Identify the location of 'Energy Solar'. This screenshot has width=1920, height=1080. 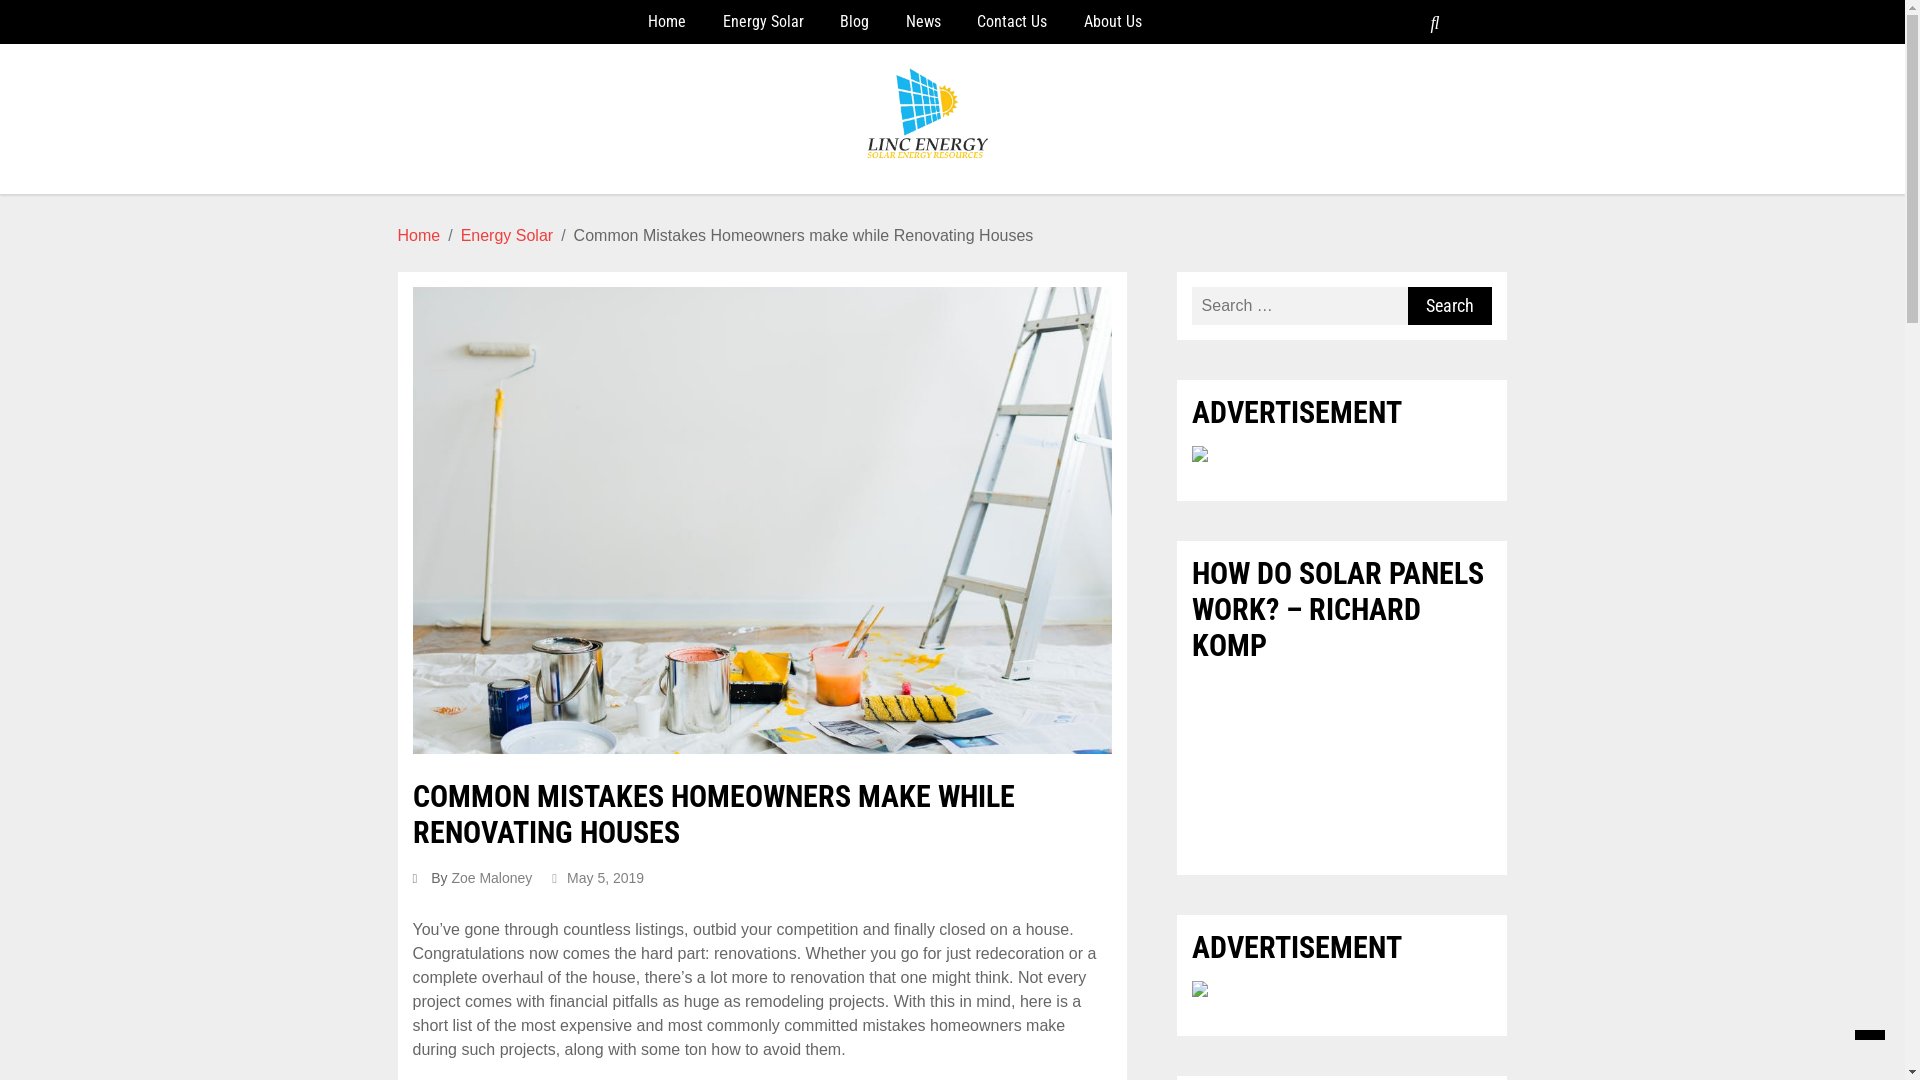
(459, 234).